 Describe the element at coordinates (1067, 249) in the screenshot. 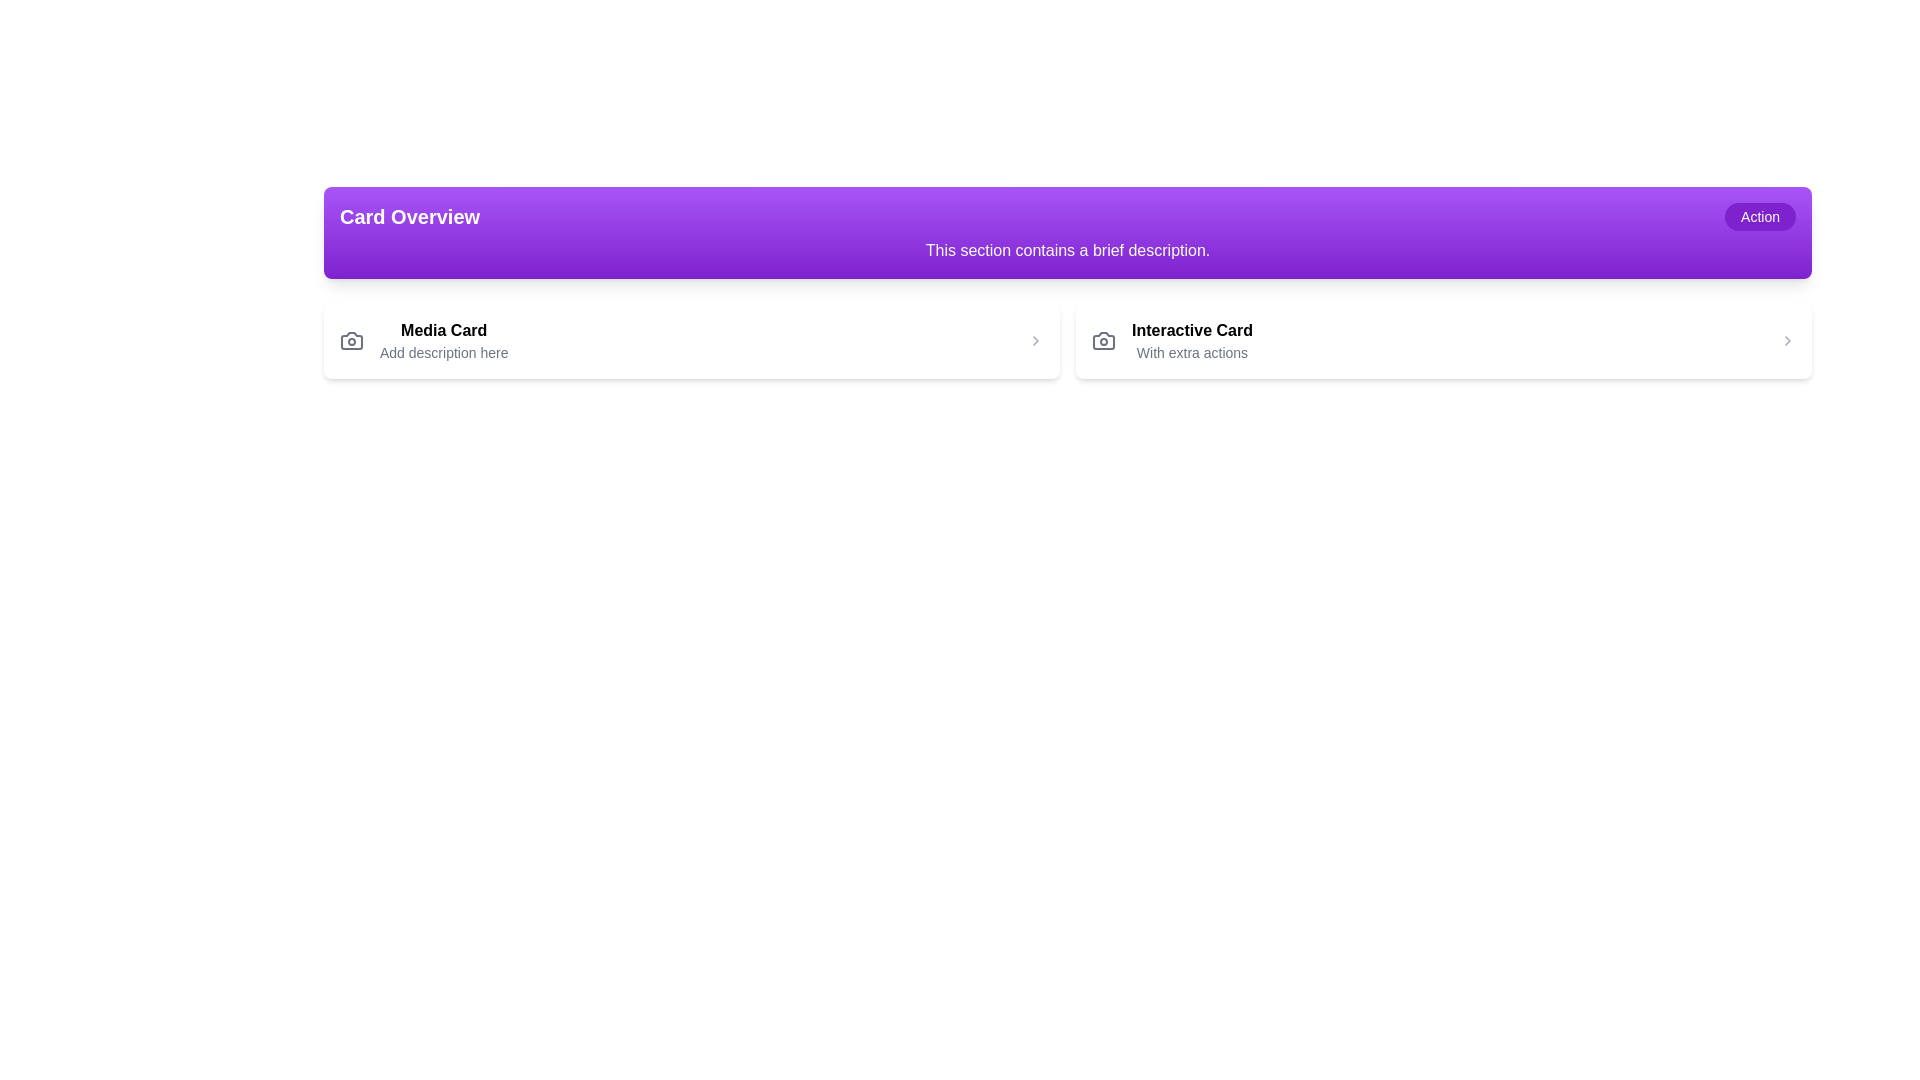

I see `the static text display element that reads 'This section contains a brief description.' which is centered on a gradient purple background` at that location.